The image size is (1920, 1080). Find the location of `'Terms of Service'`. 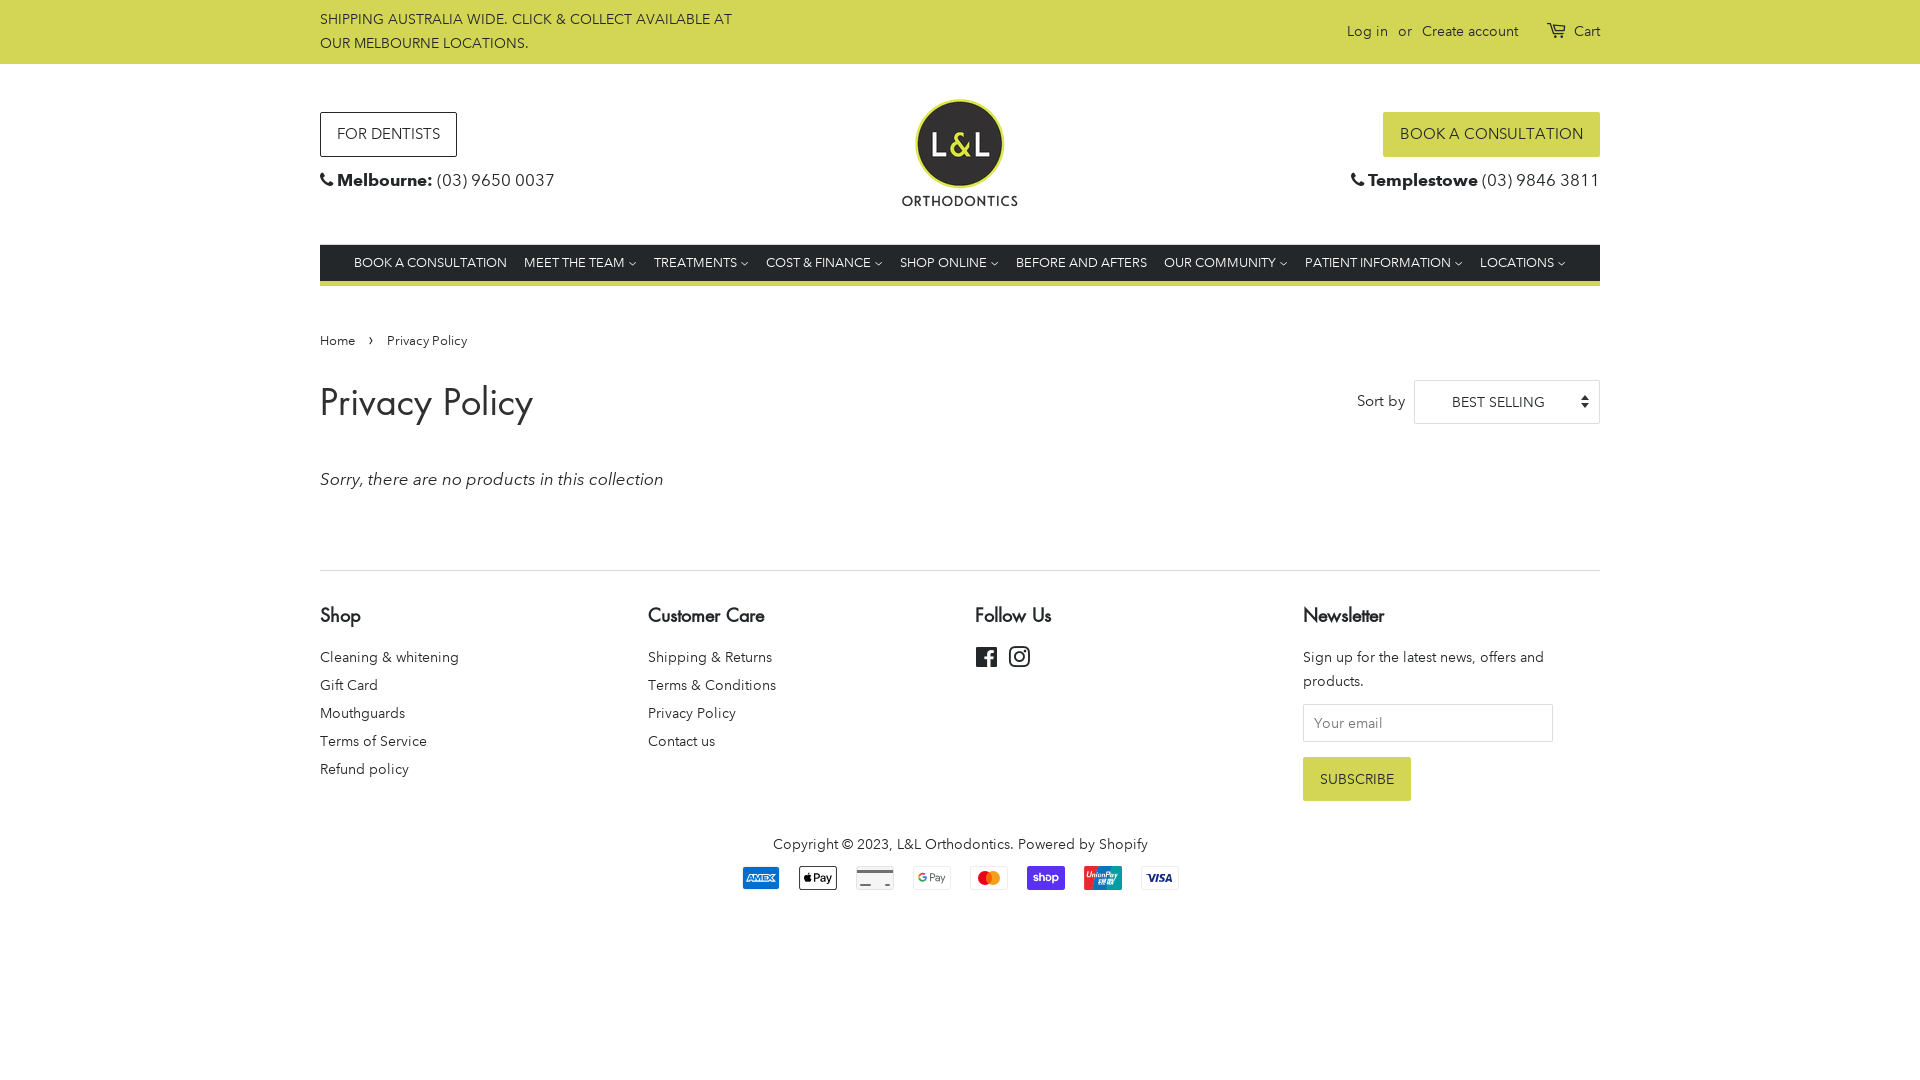

'Terms of Service' is located at coordinates (373, 740).